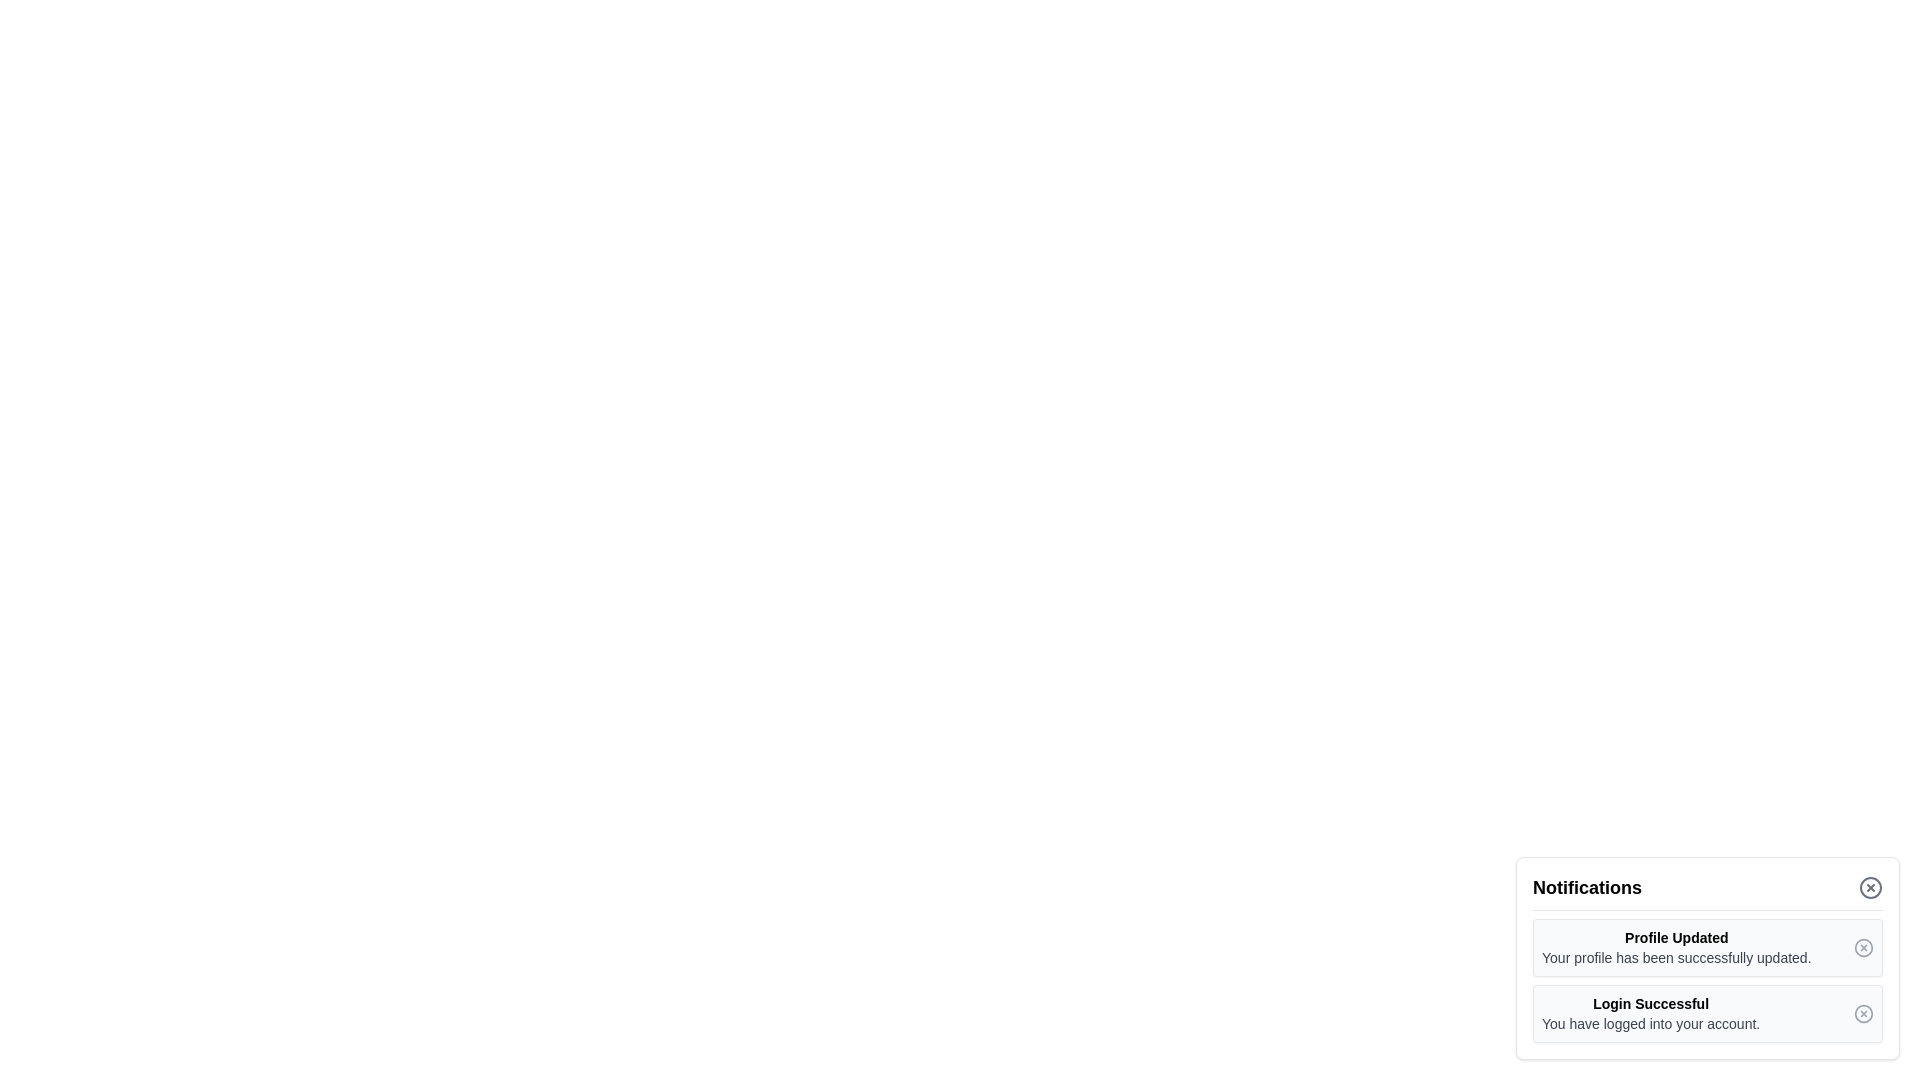  What do you see at coordinates (1651, 1023) in the screenshot?
I see `the success message text located in the notification card at the bottom-right section of the interface, which confirms that the user has successfully logged into their account` at bounding box center [1651, 1023].